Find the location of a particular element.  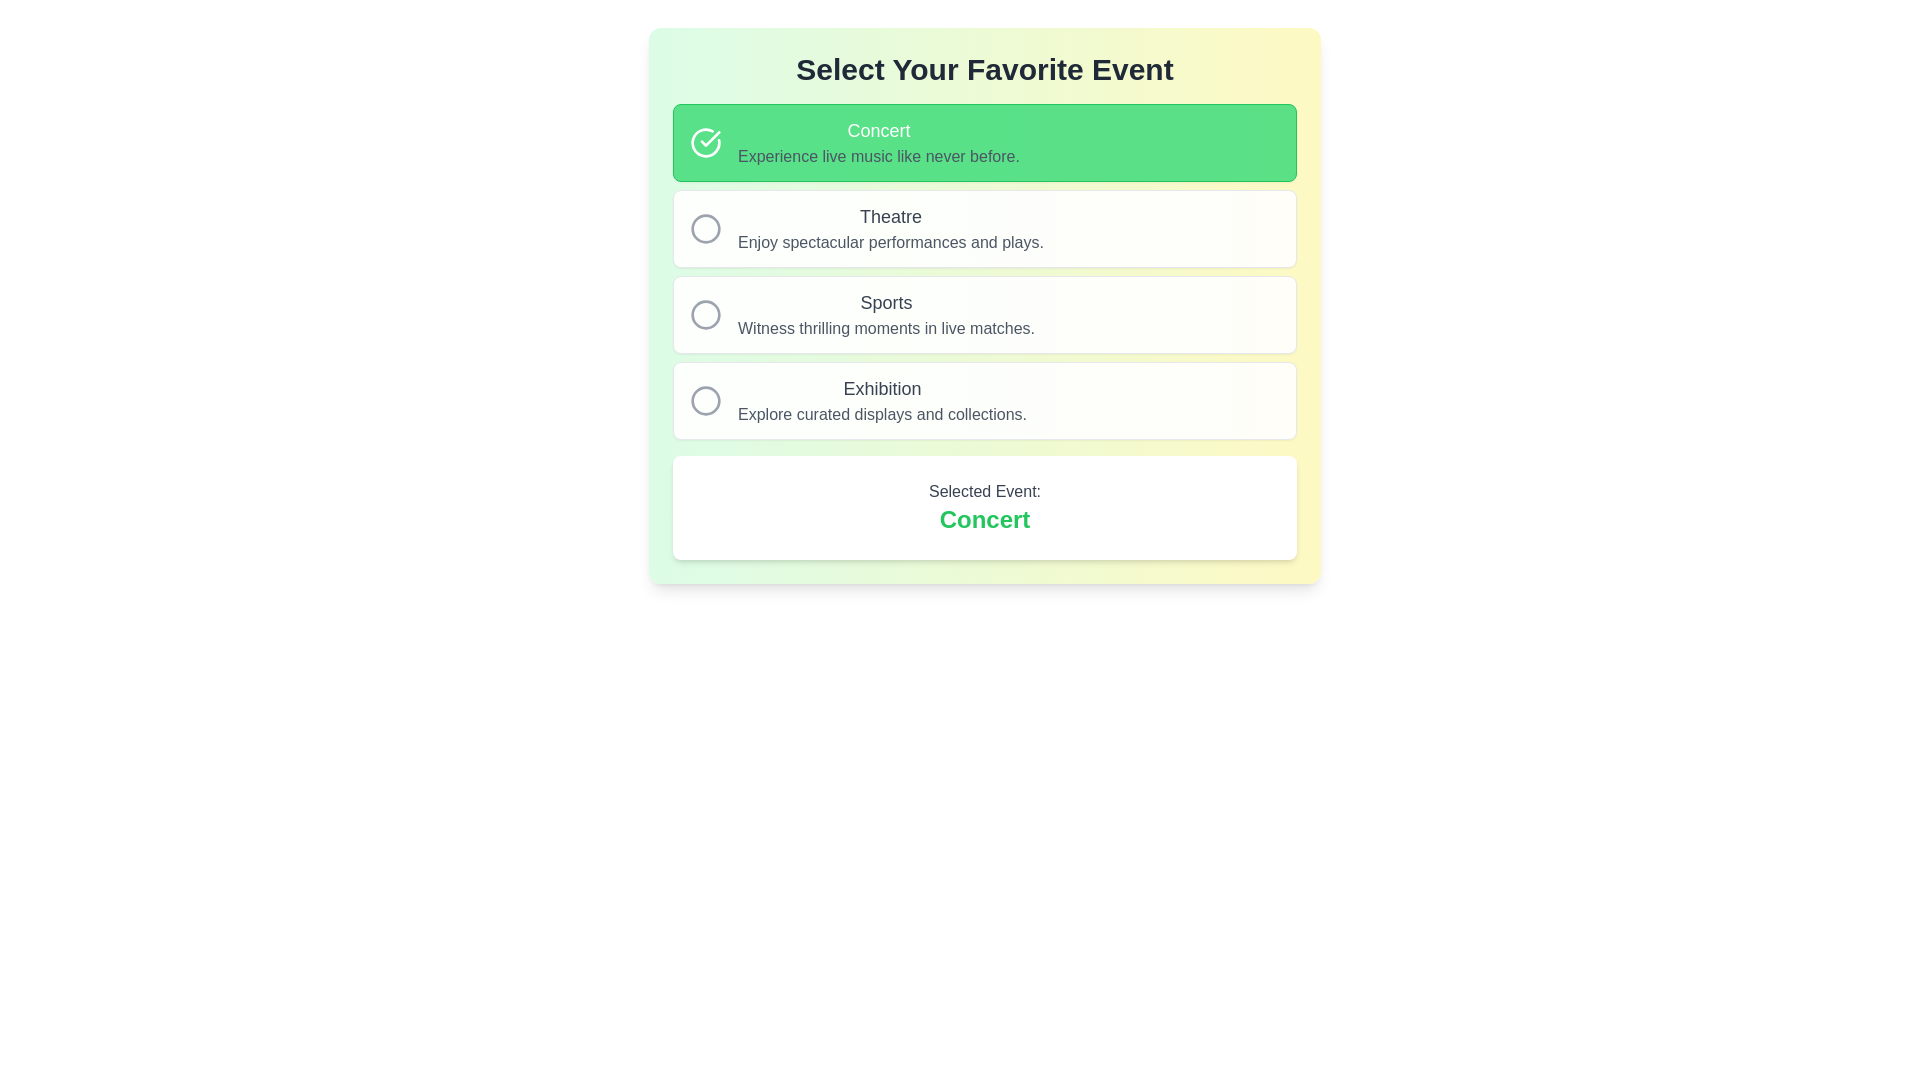

the circular icon with a green background and white outline that contains a checkmark, located to the left of the label 'Concert' is located at coordinates (705, 141).